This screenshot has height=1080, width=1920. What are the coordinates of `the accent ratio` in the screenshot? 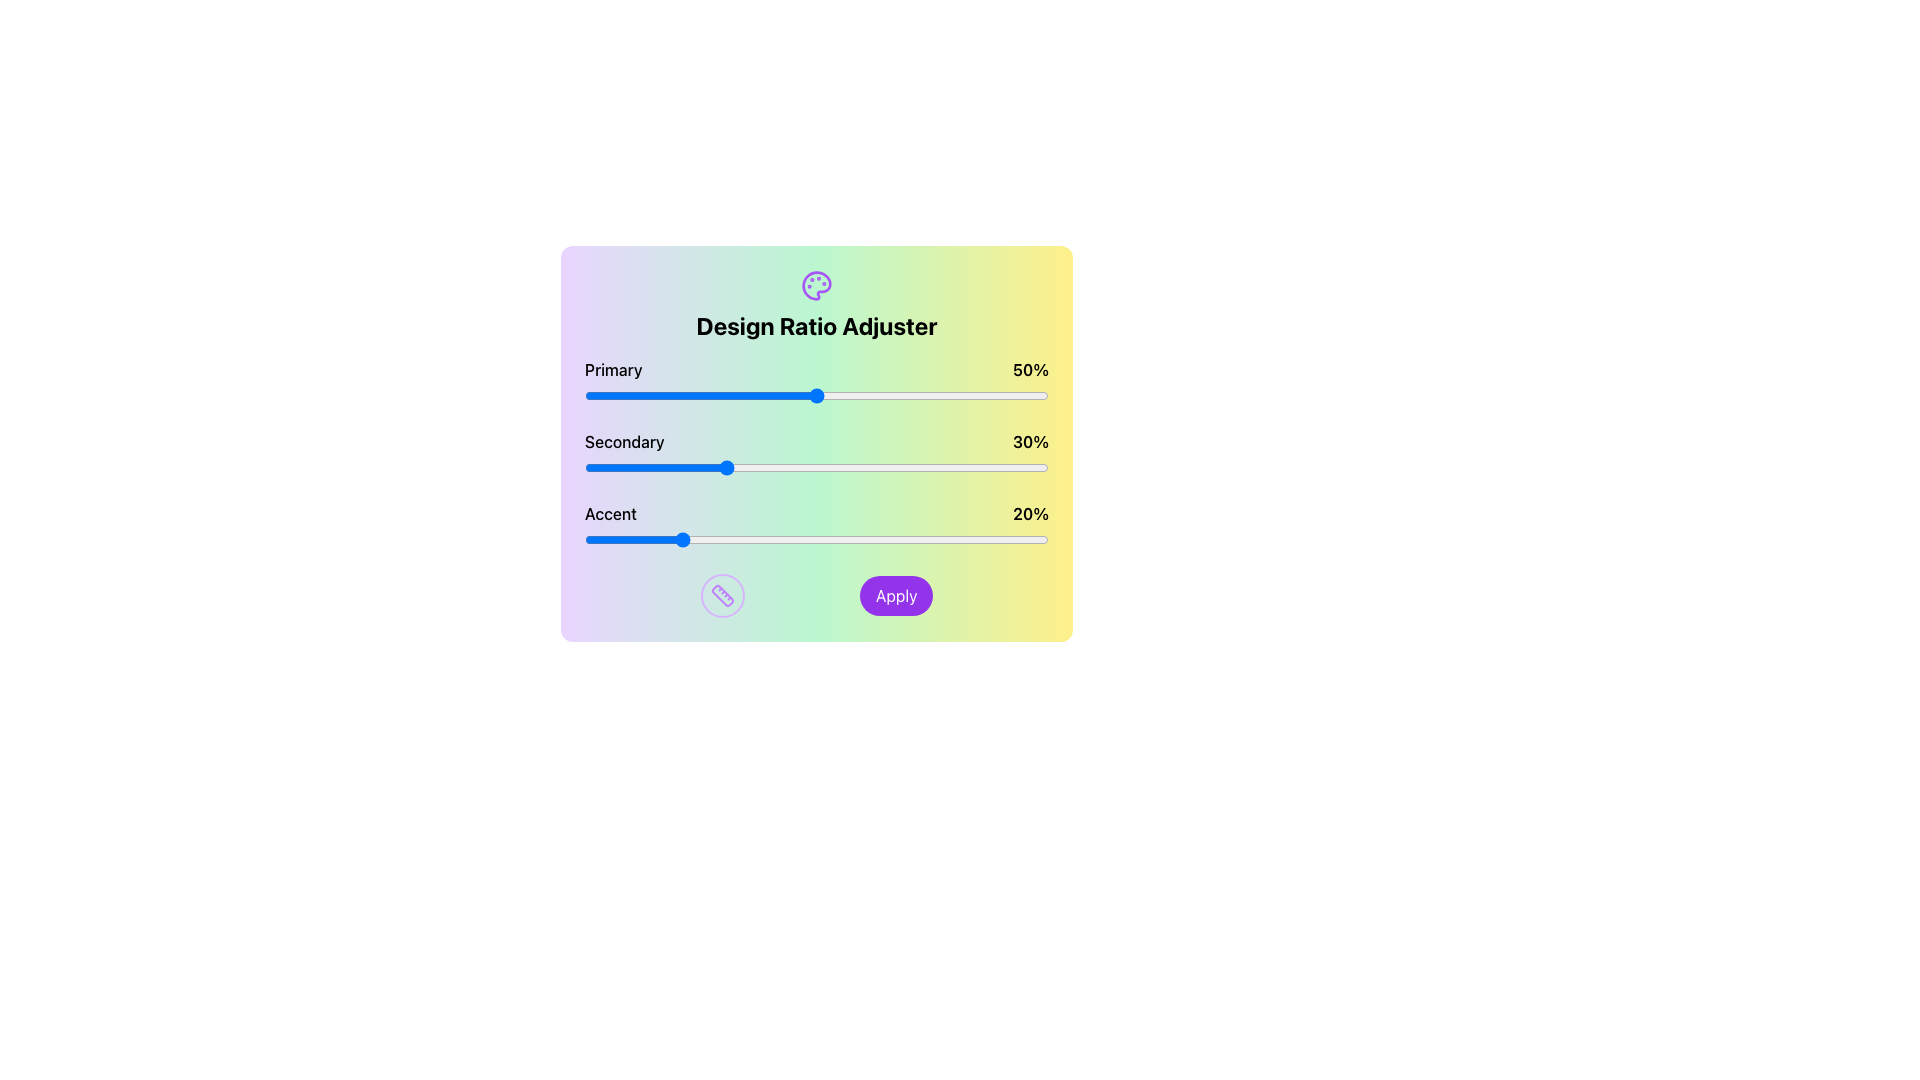 It's located at (821, 540).